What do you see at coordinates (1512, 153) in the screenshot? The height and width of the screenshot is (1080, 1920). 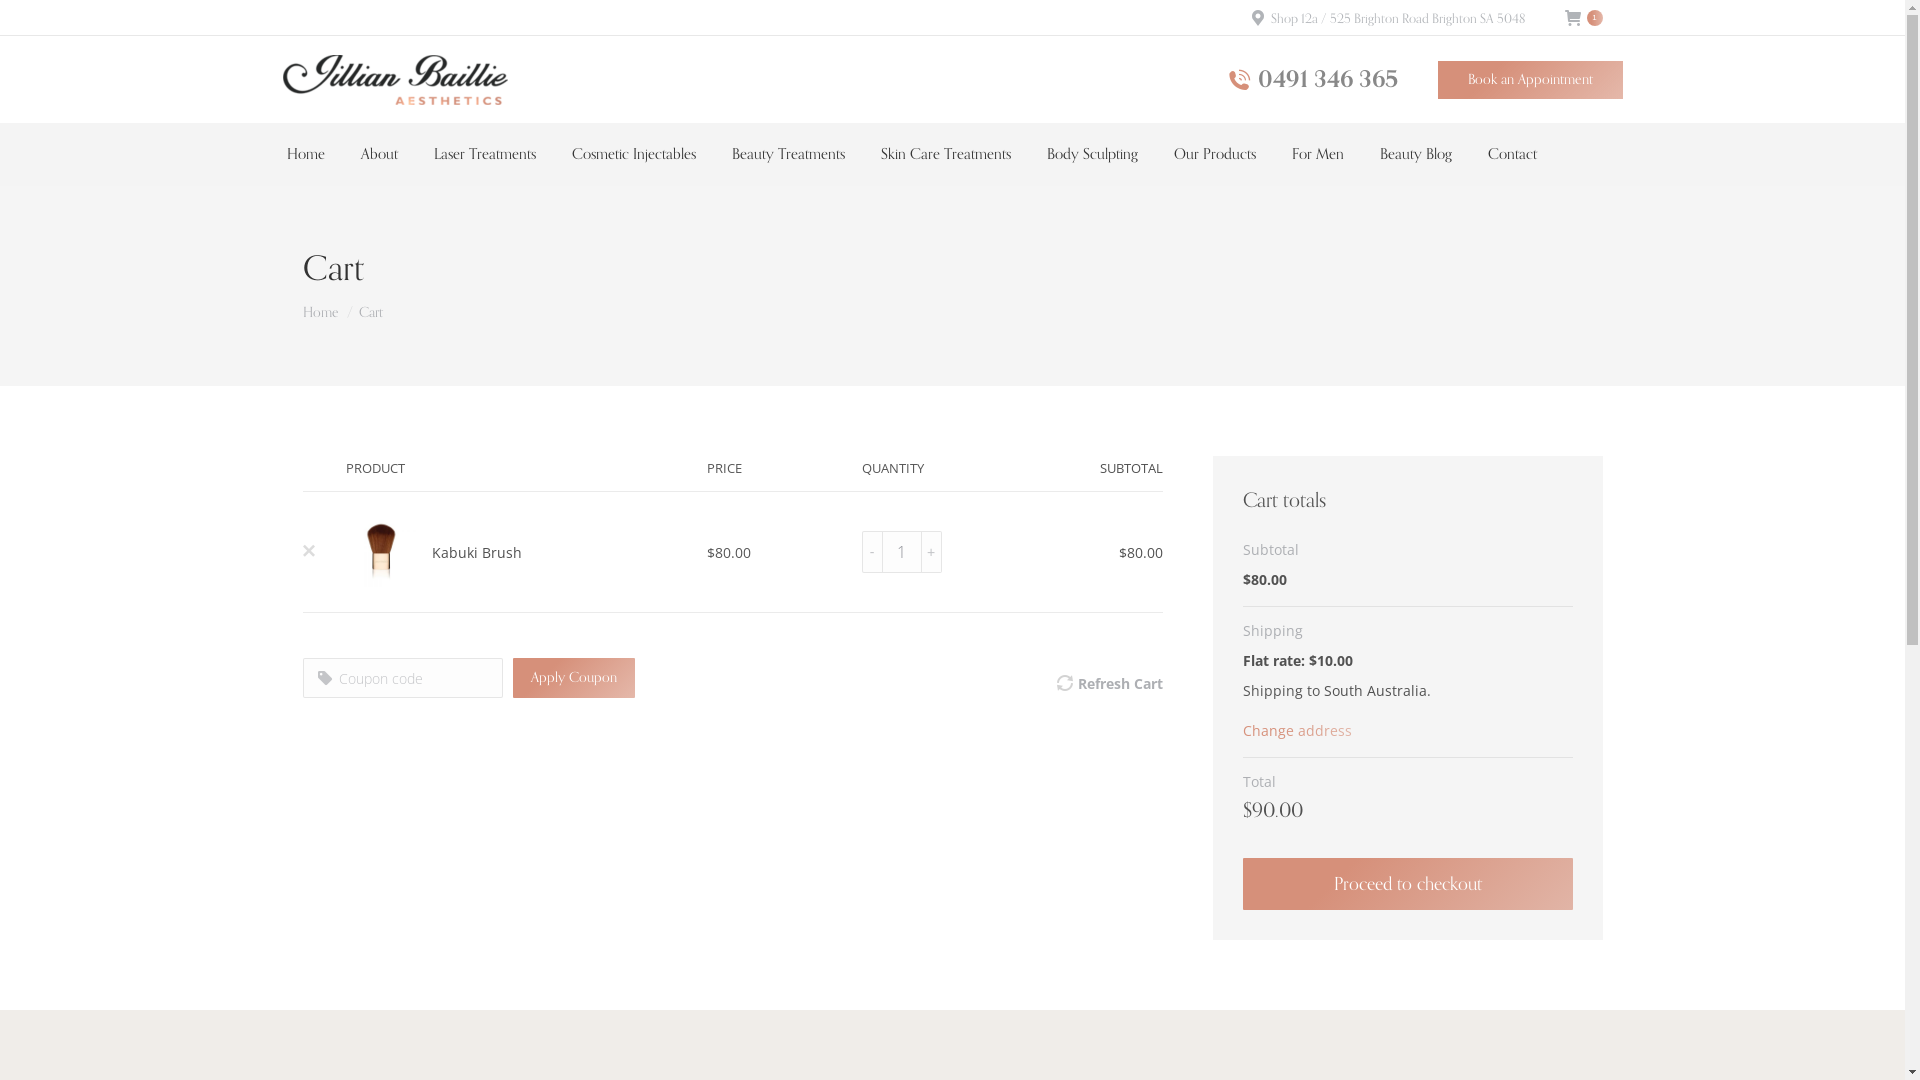 I see `'Contact'` at bounding box center [1512, 153].